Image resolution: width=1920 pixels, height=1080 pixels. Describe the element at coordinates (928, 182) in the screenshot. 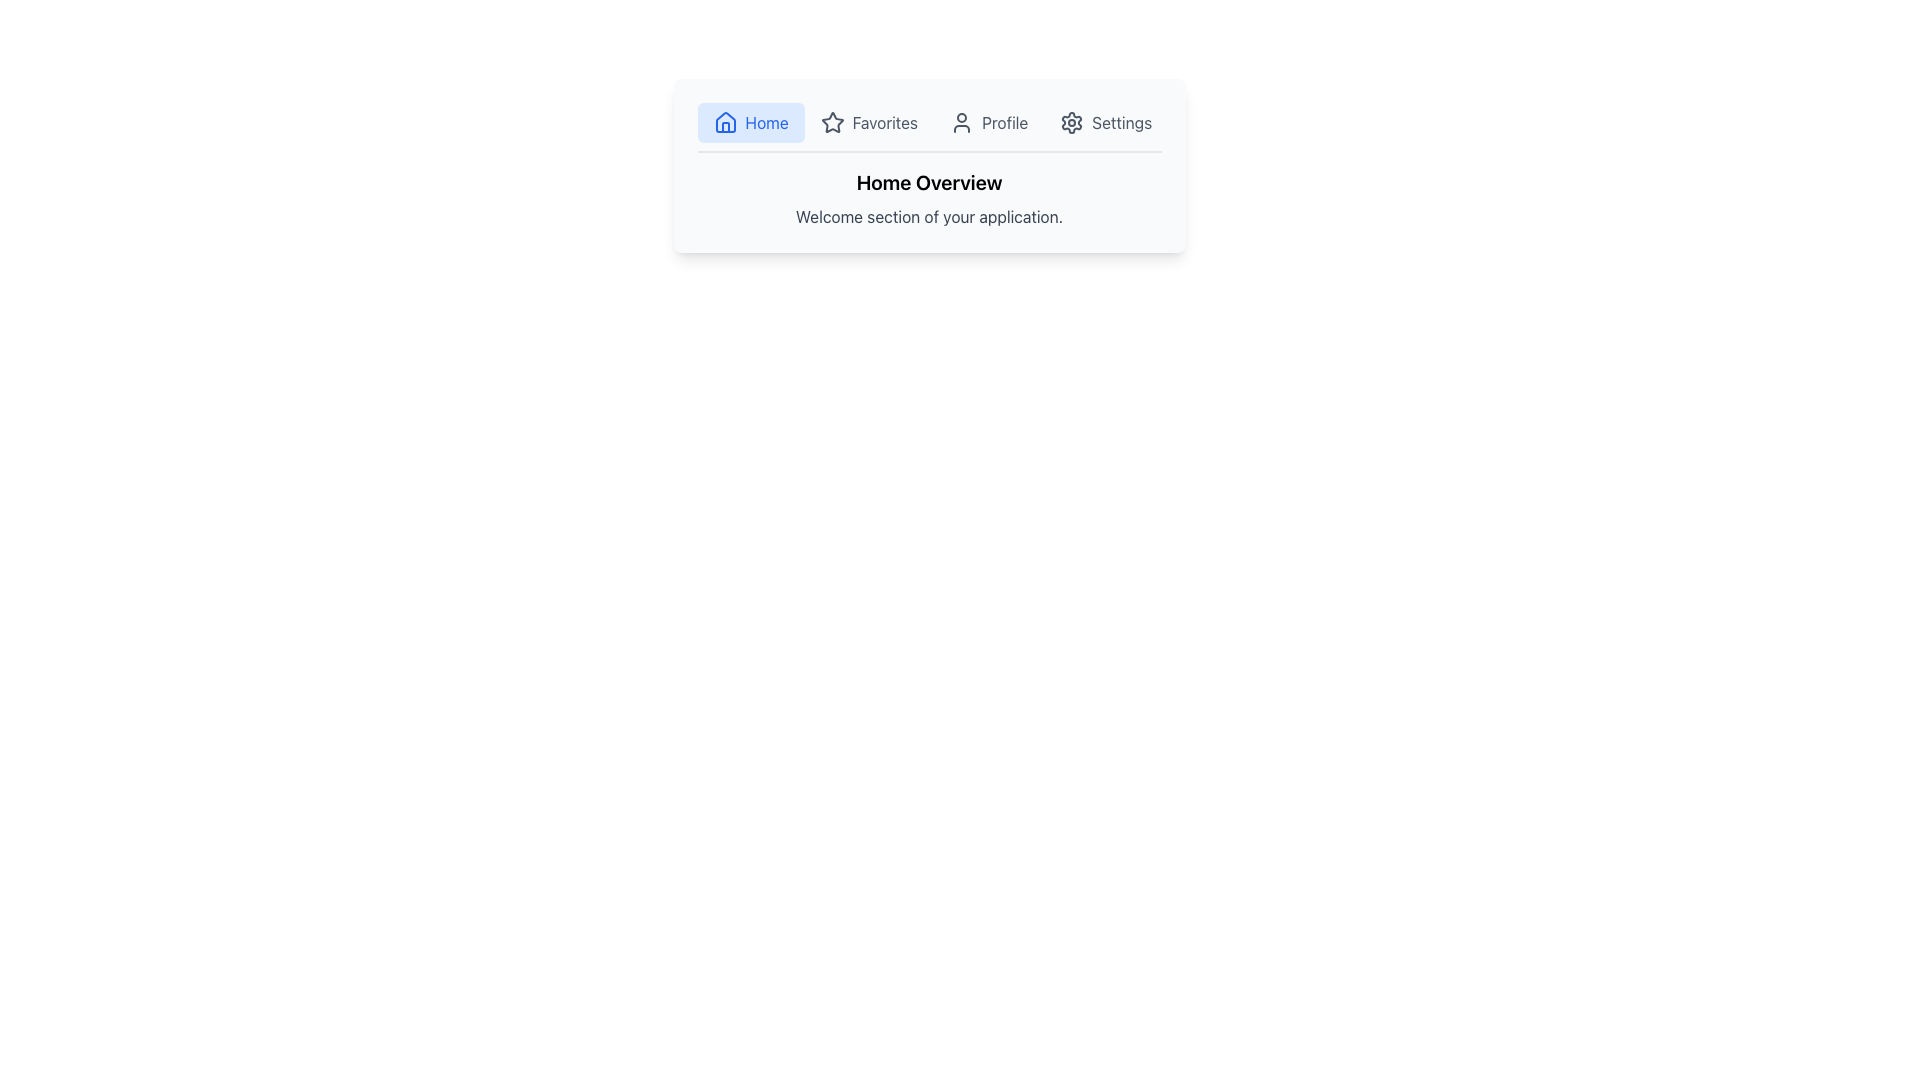

I see `the header text label that introduces the 'Home Overview' section of the application` at that location.